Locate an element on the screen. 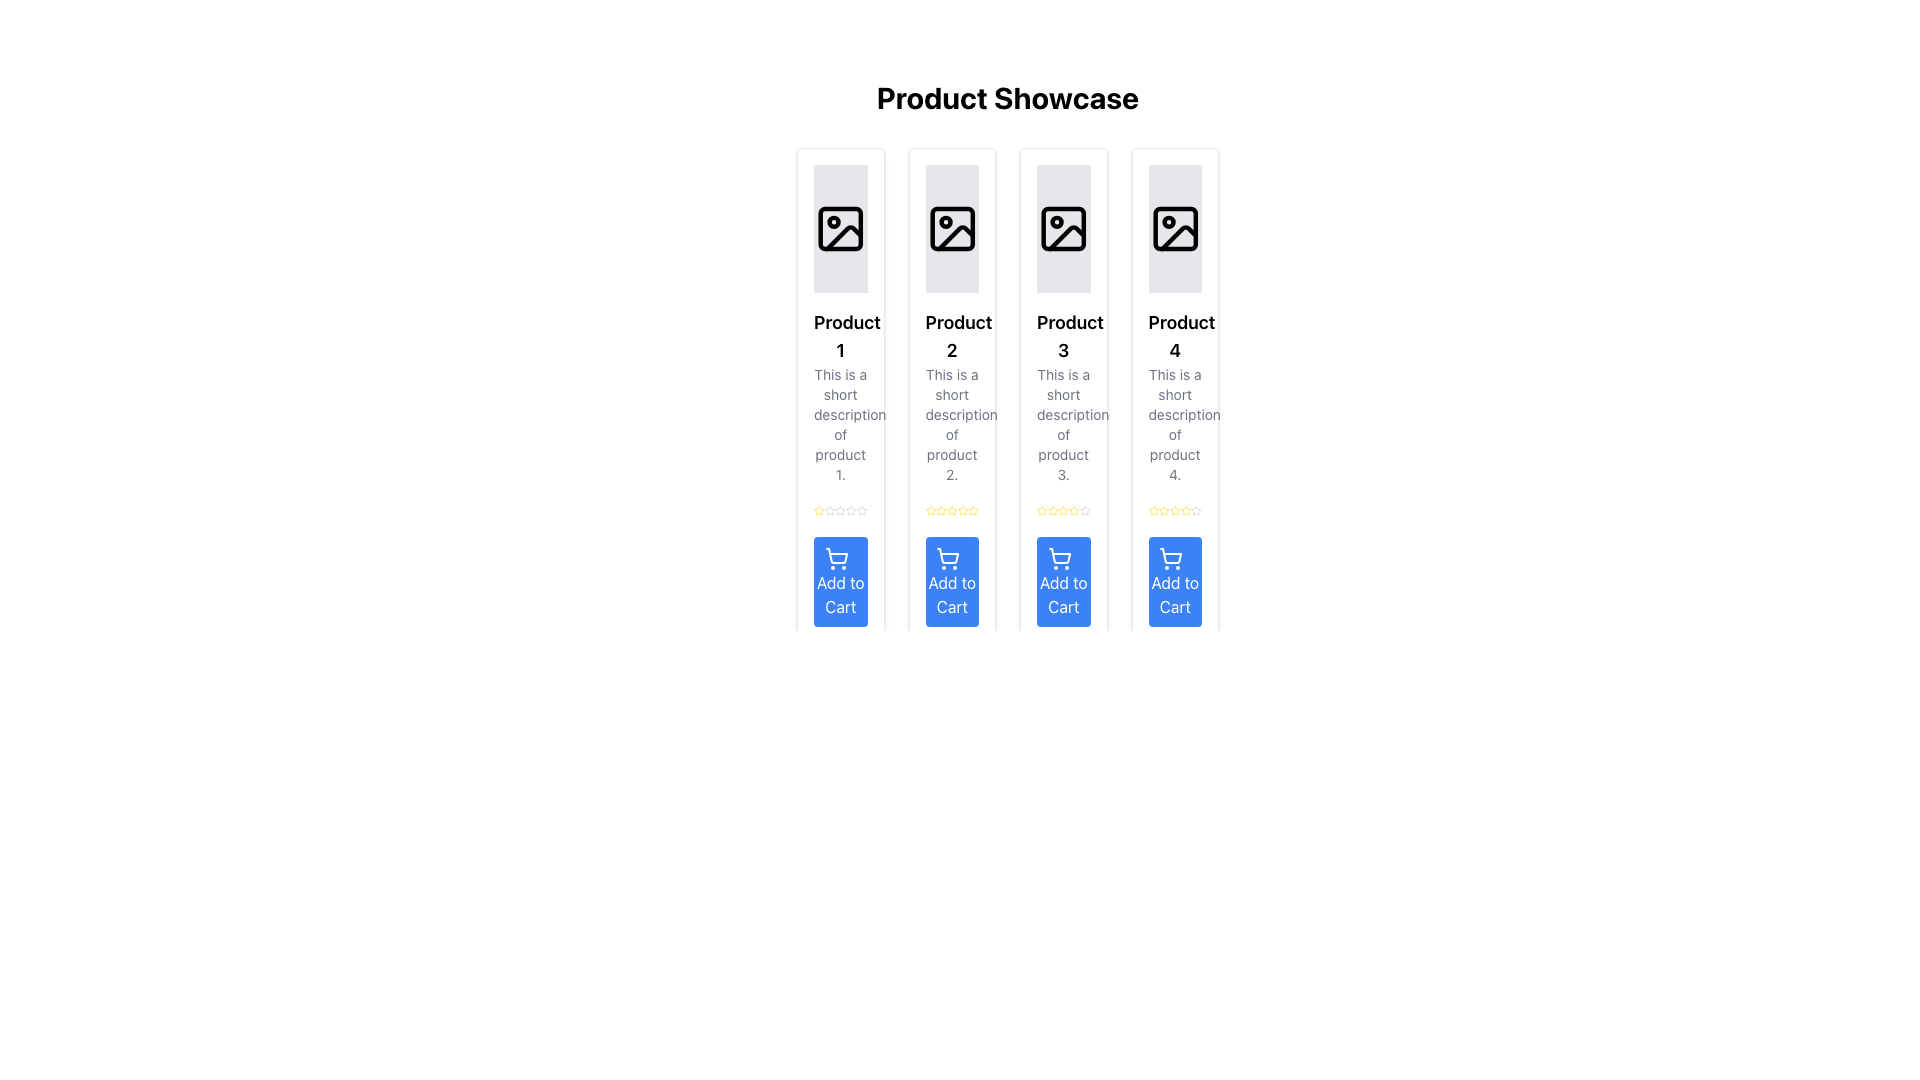 The height and width of the screenshot is (1080, 1920). the third product card in the grid to enable potential interactions with the product's details and add to cart button is located at coordinates (1062, 395).